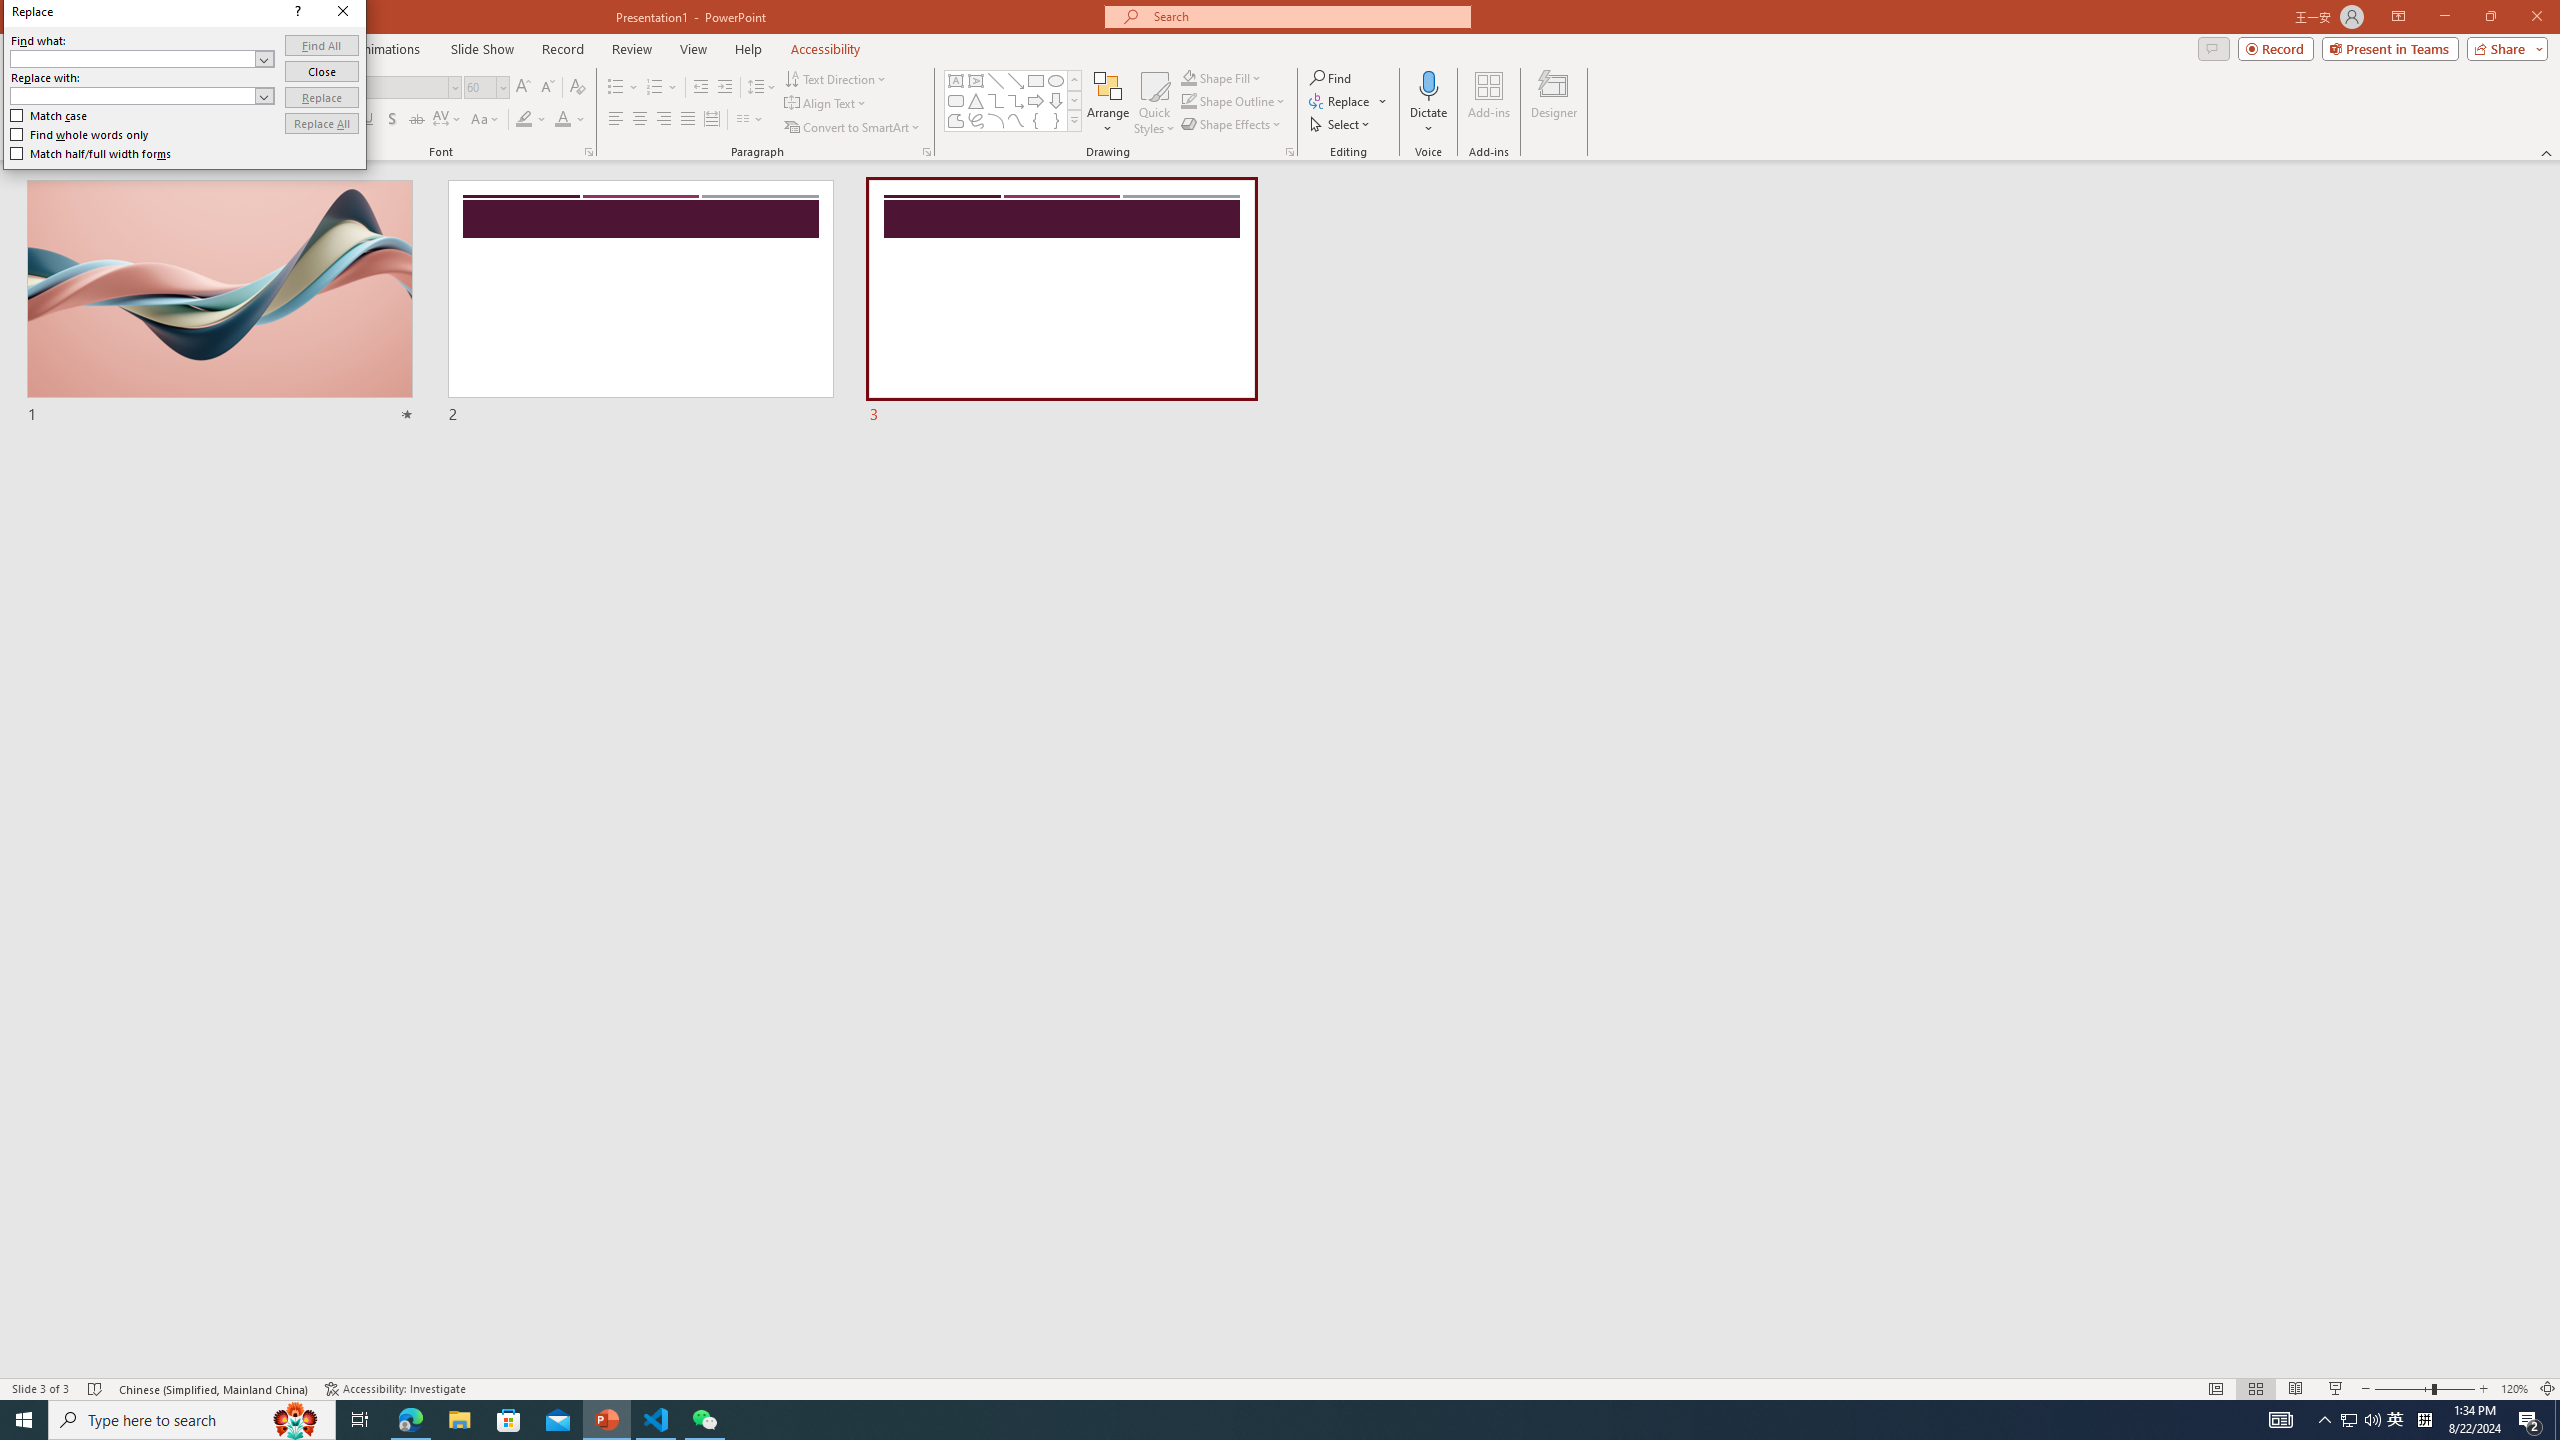  Describe the element at coordinates (142, 58) in the screenshot. I see `'Find what'` at that location.